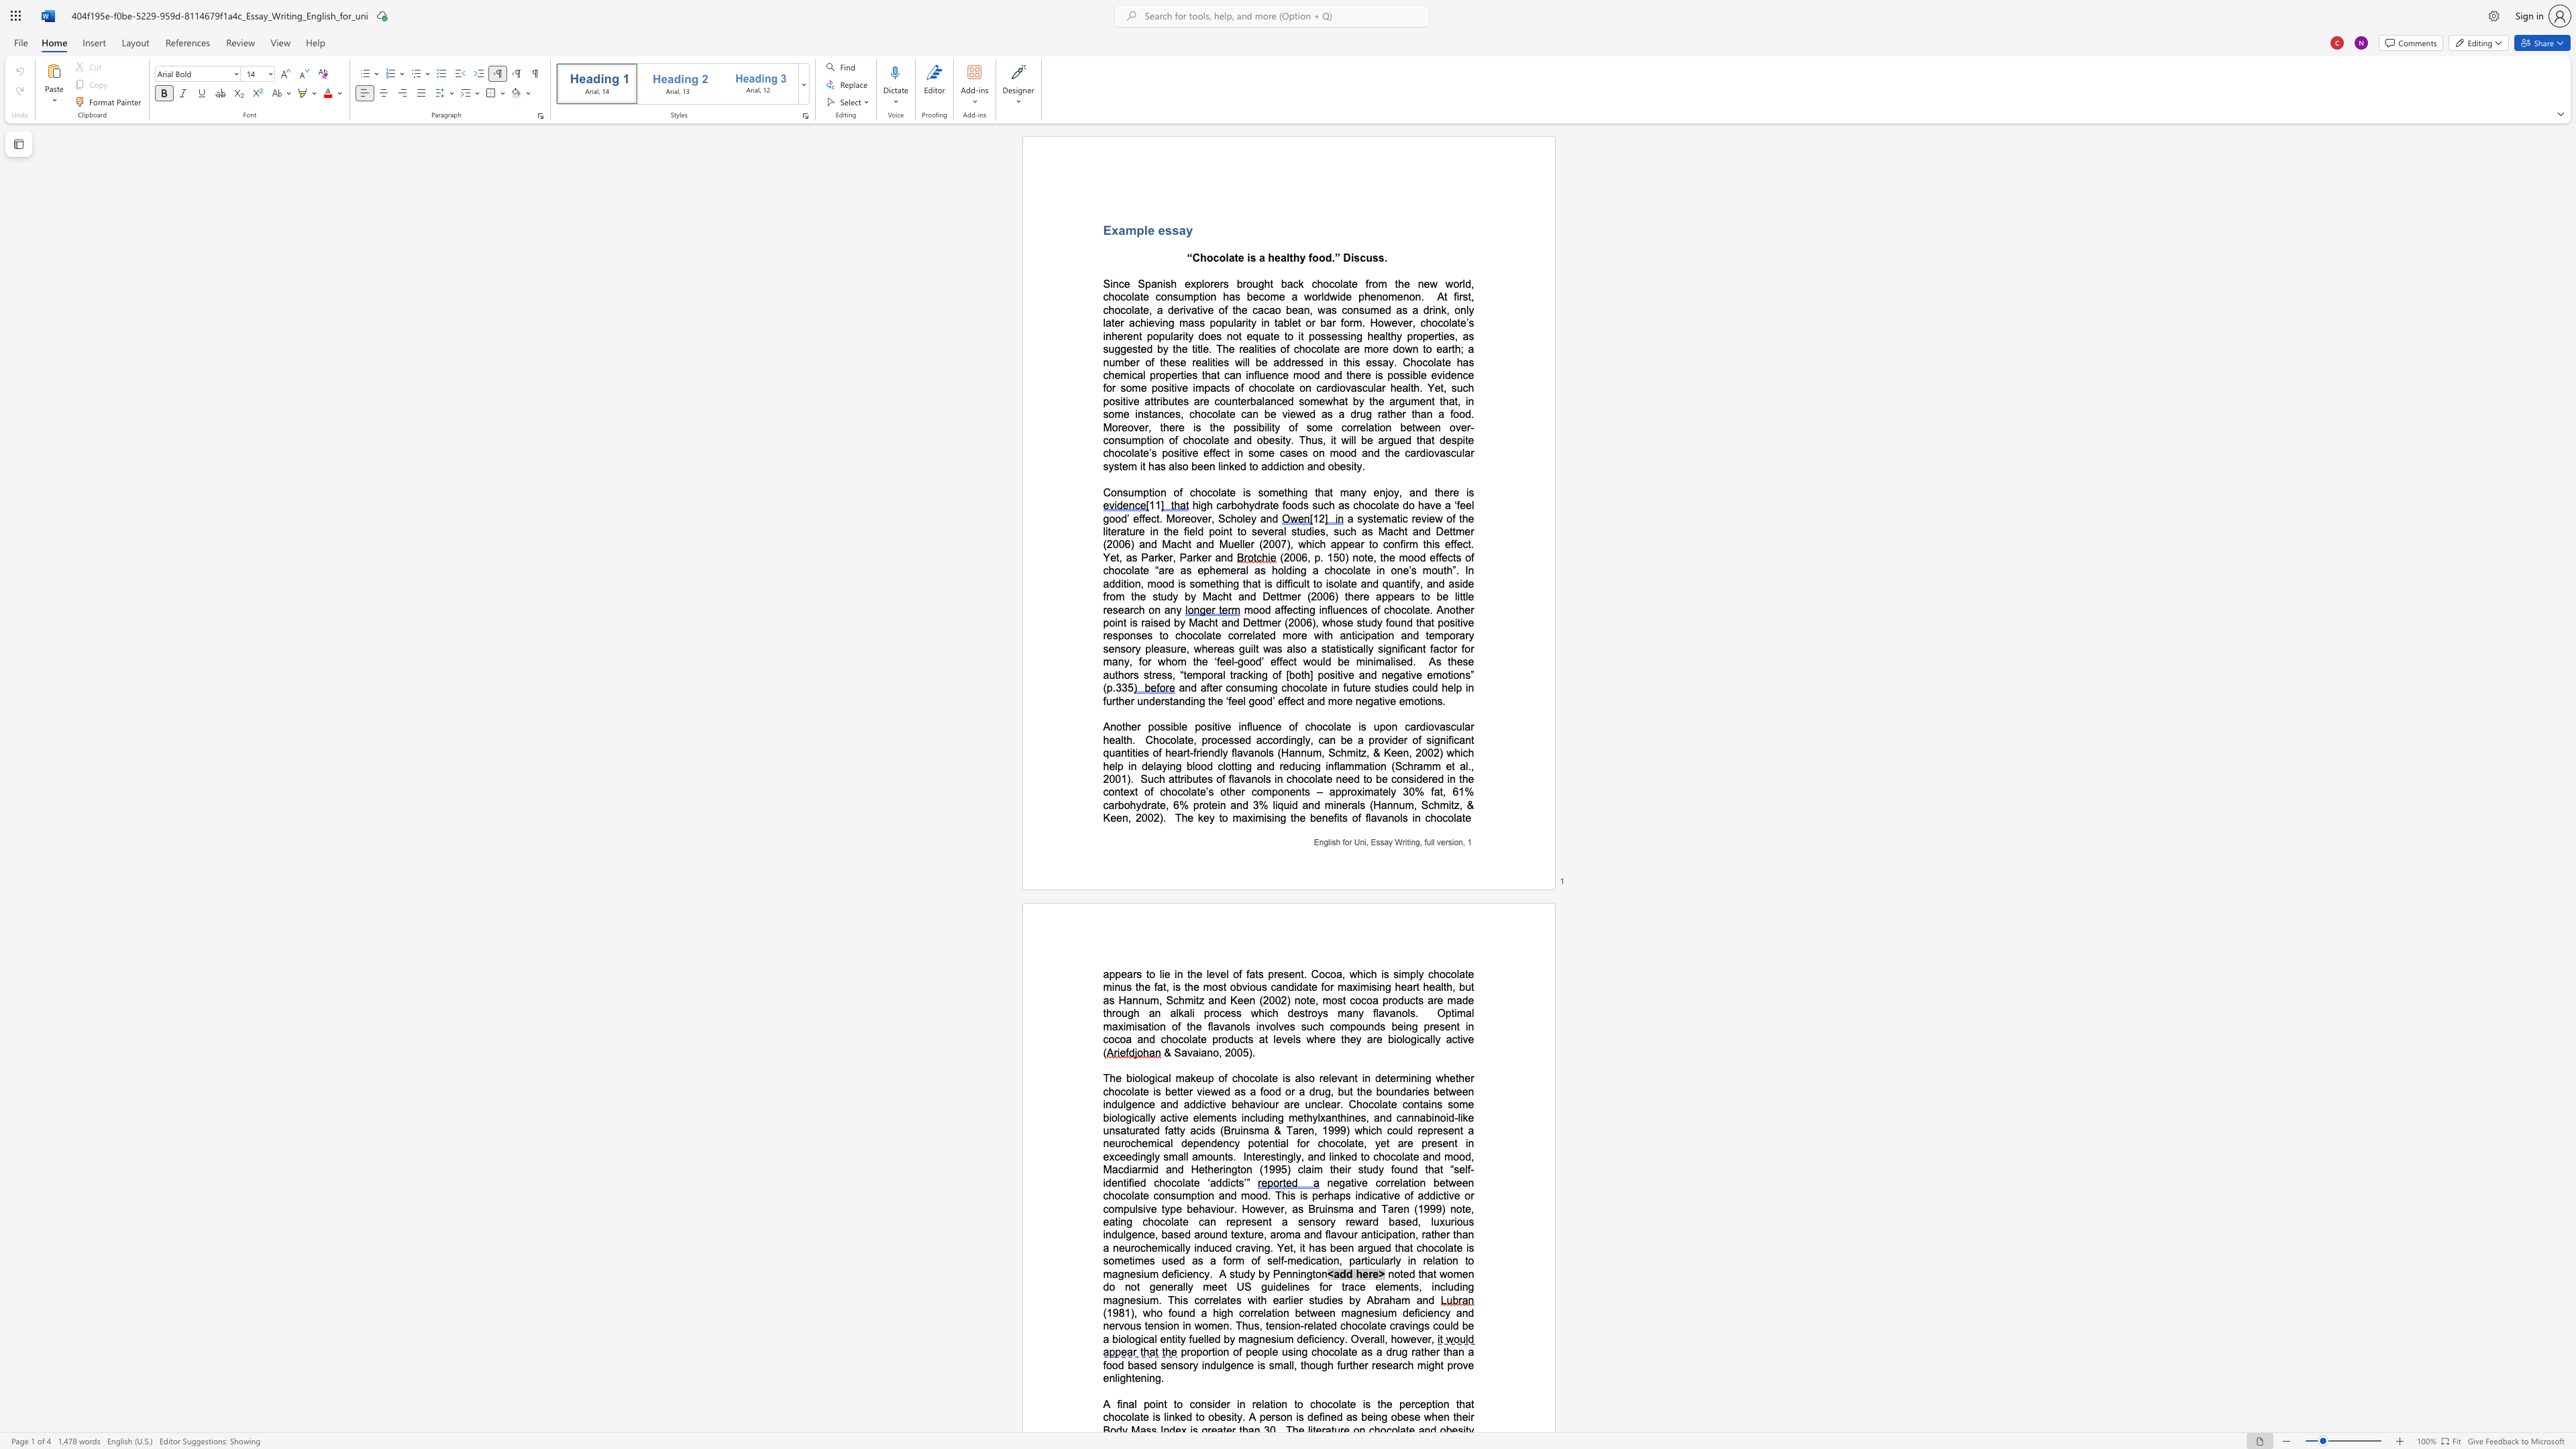 The image size is (2576, 1449). Describe the element at coordinates (1407, 635) in the screenshot. I see `the subset text "nd temporary sensor" within the text "mood affecting influences of chocolate. Another point is raised by Macht and Dettmer (2006), whose study found that positive responses to chocolate correlated more with anticipation and temporary sensory pleasure,"` at that location.